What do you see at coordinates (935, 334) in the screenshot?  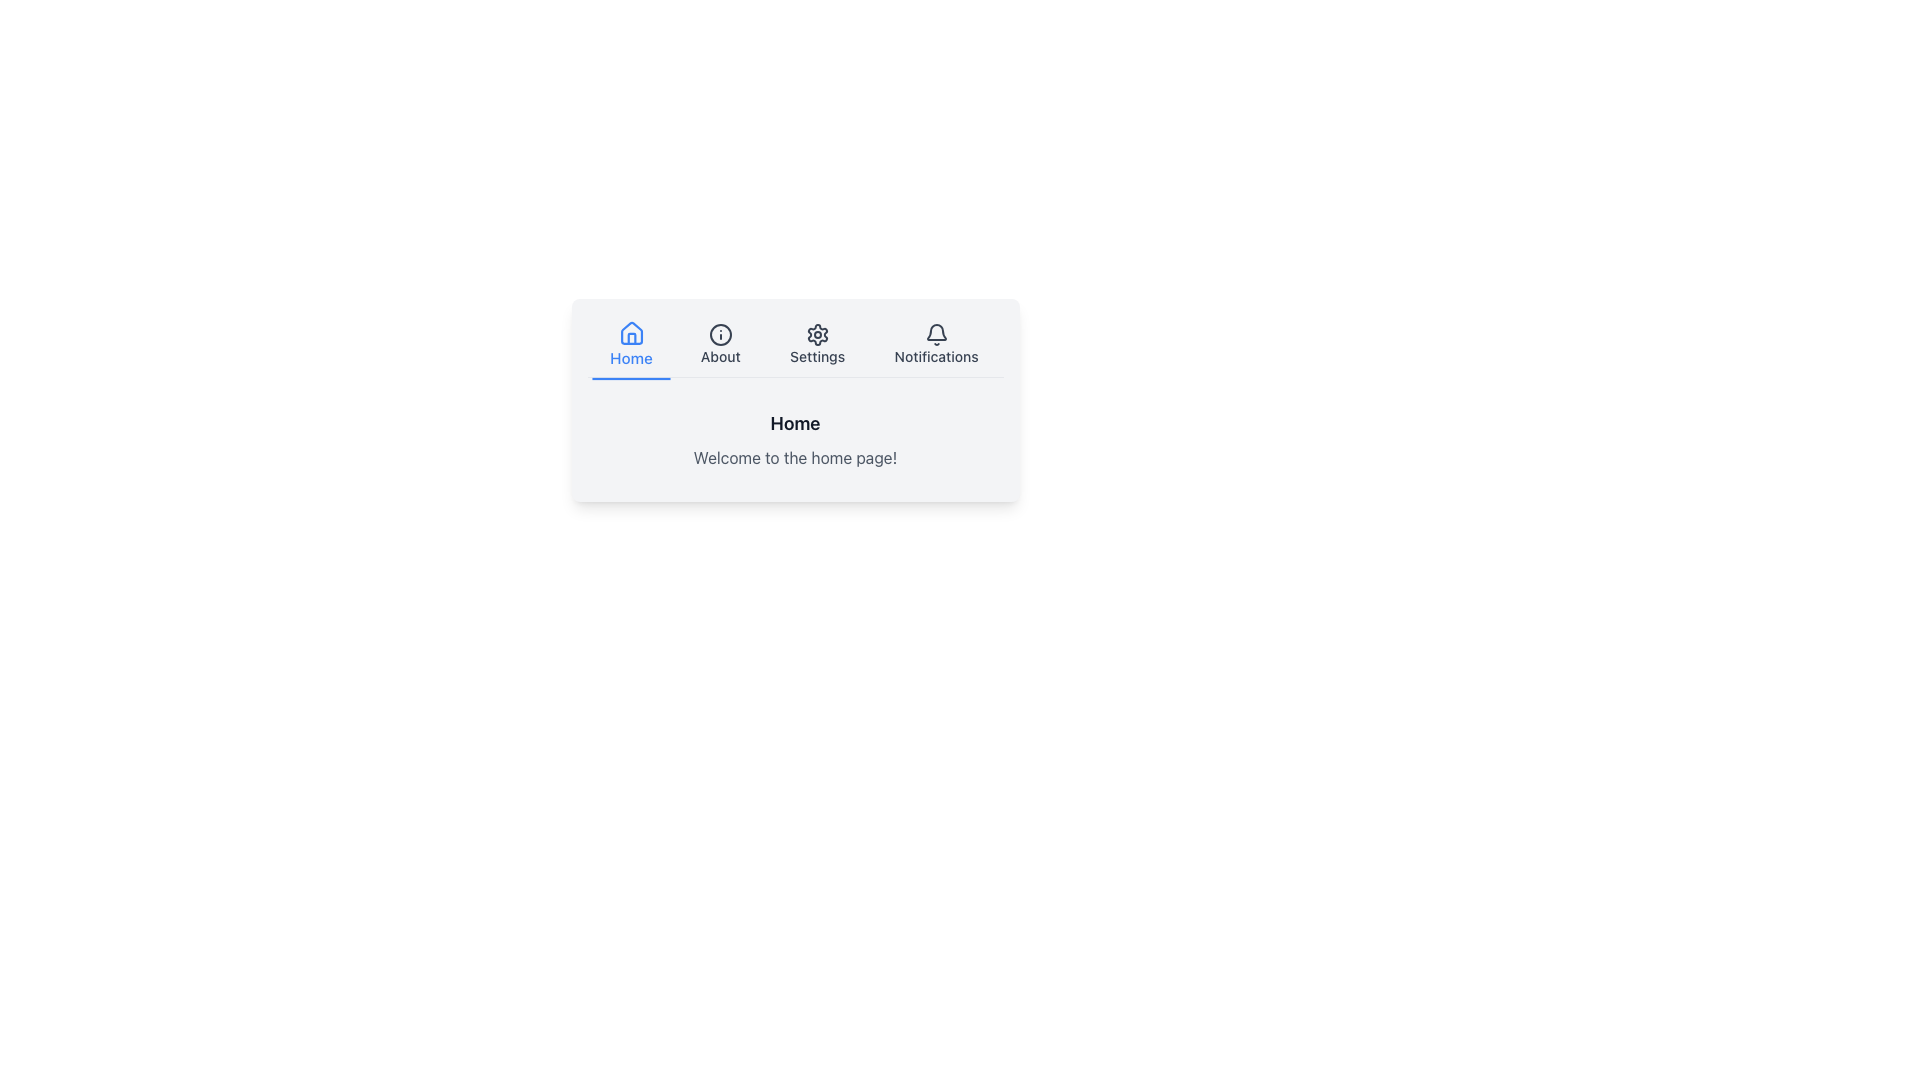 I see `the bell icon that indicates the 'Notifications' feature, located at the top of the tab labeled 'Notifications' in the navigation bar` at bounding box center [935, 334].